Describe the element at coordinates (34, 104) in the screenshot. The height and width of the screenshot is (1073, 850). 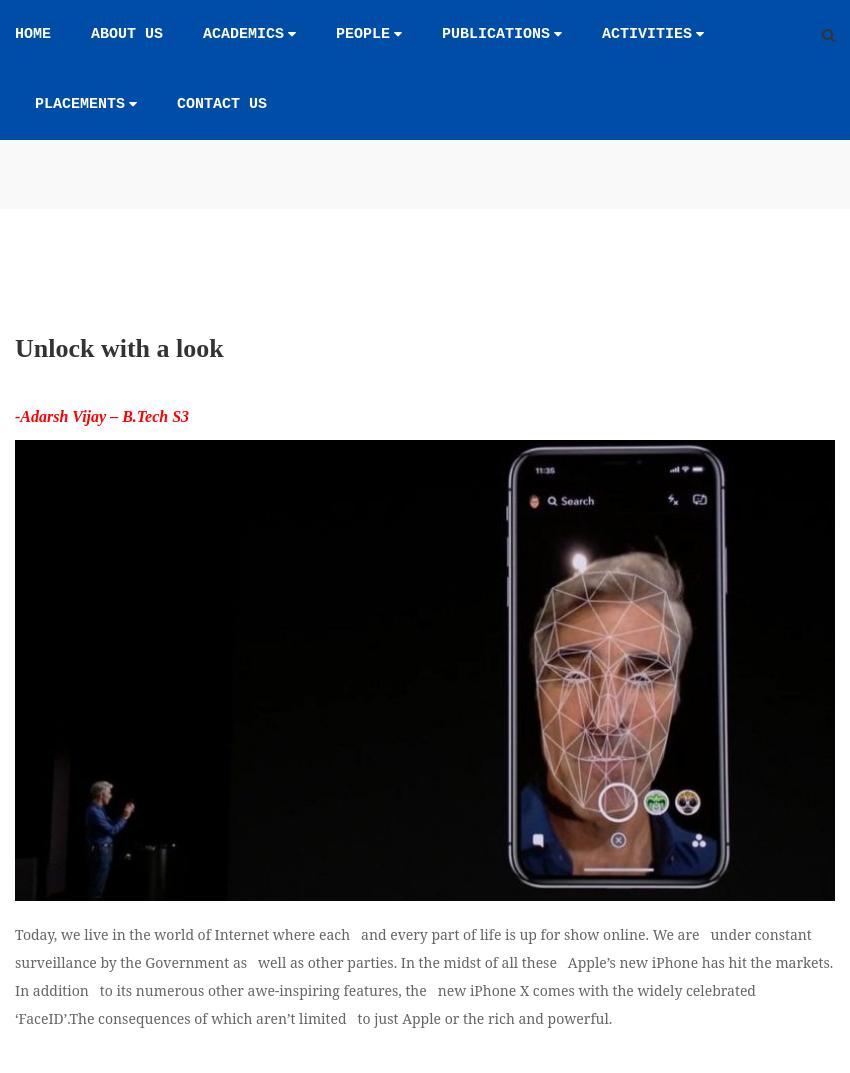
I see `'Placements'` at that location.